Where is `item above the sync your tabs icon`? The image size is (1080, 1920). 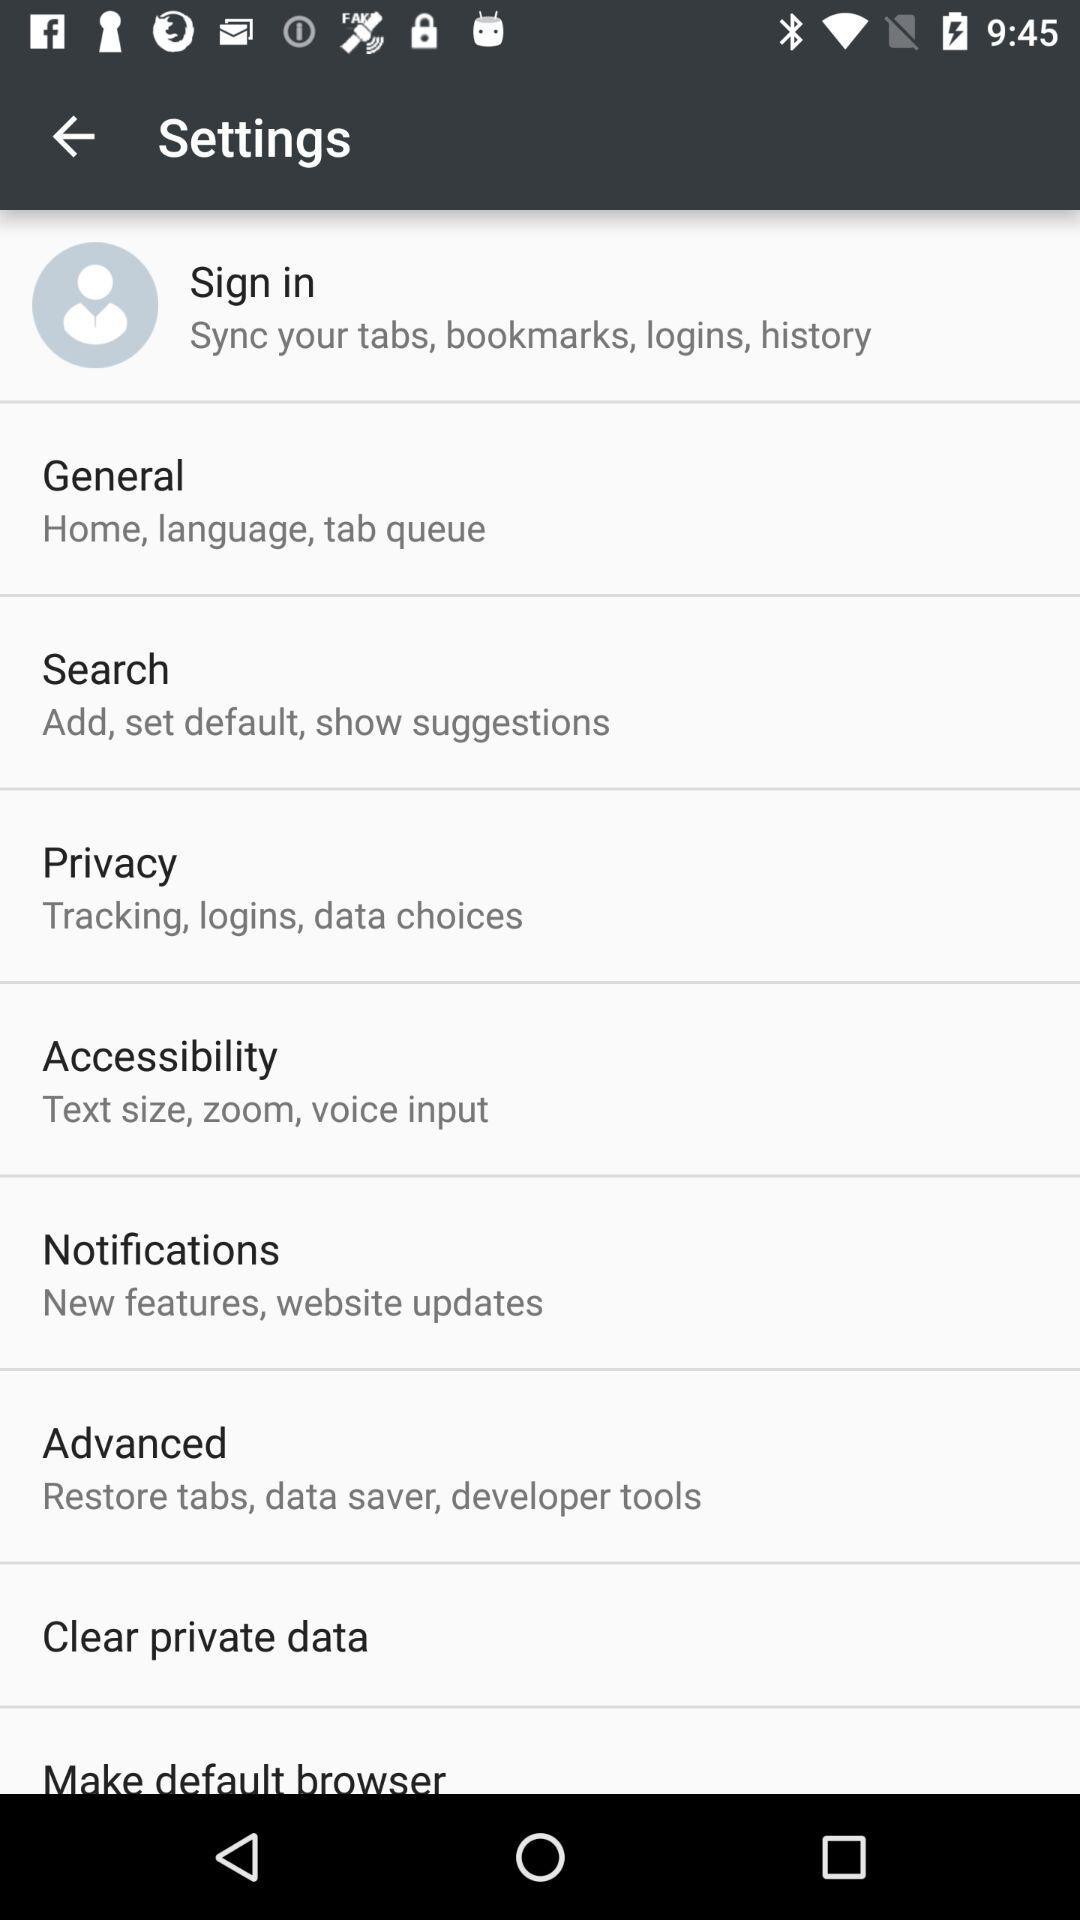 item above the sync your tabs icon is located at coordinates (251, 279).